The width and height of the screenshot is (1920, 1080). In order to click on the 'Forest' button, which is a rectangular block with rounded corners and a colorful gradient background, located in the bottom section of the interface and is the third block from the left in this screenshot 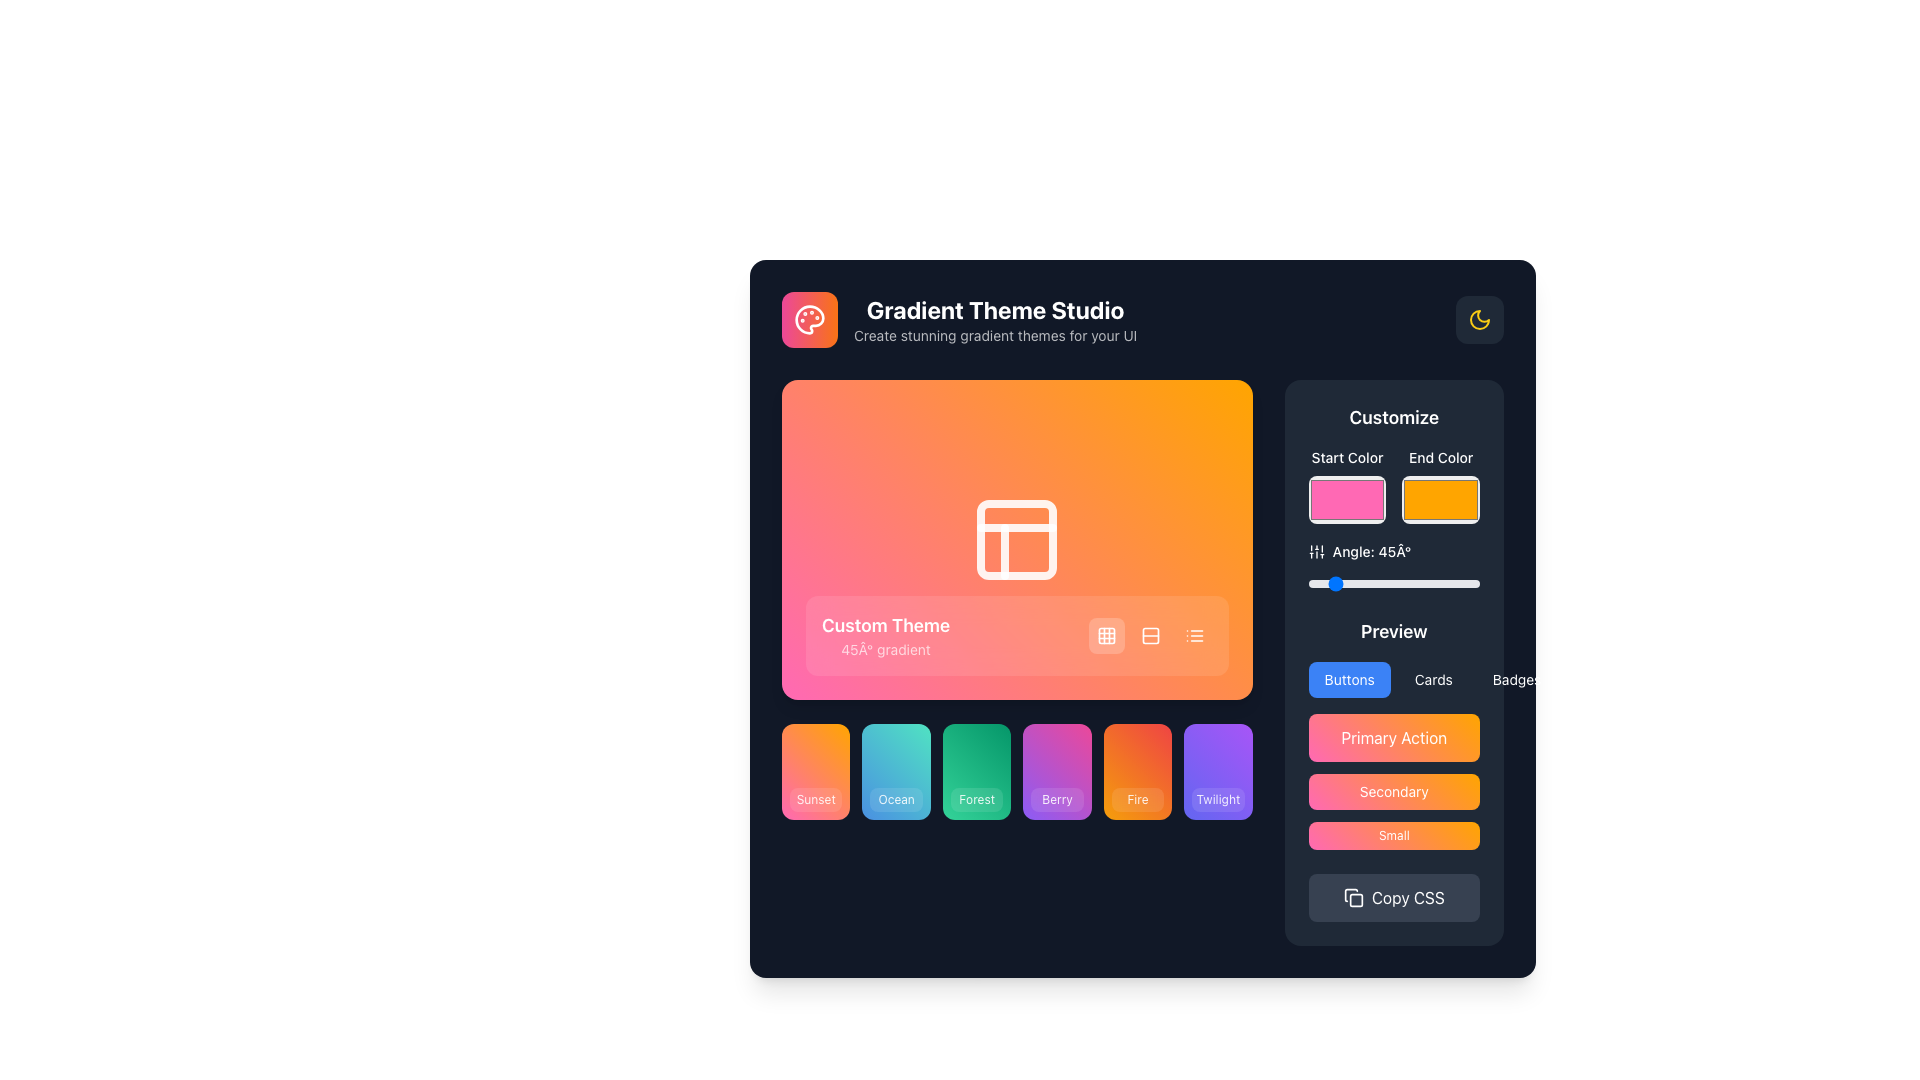, I will do `click(1017, 770)`.